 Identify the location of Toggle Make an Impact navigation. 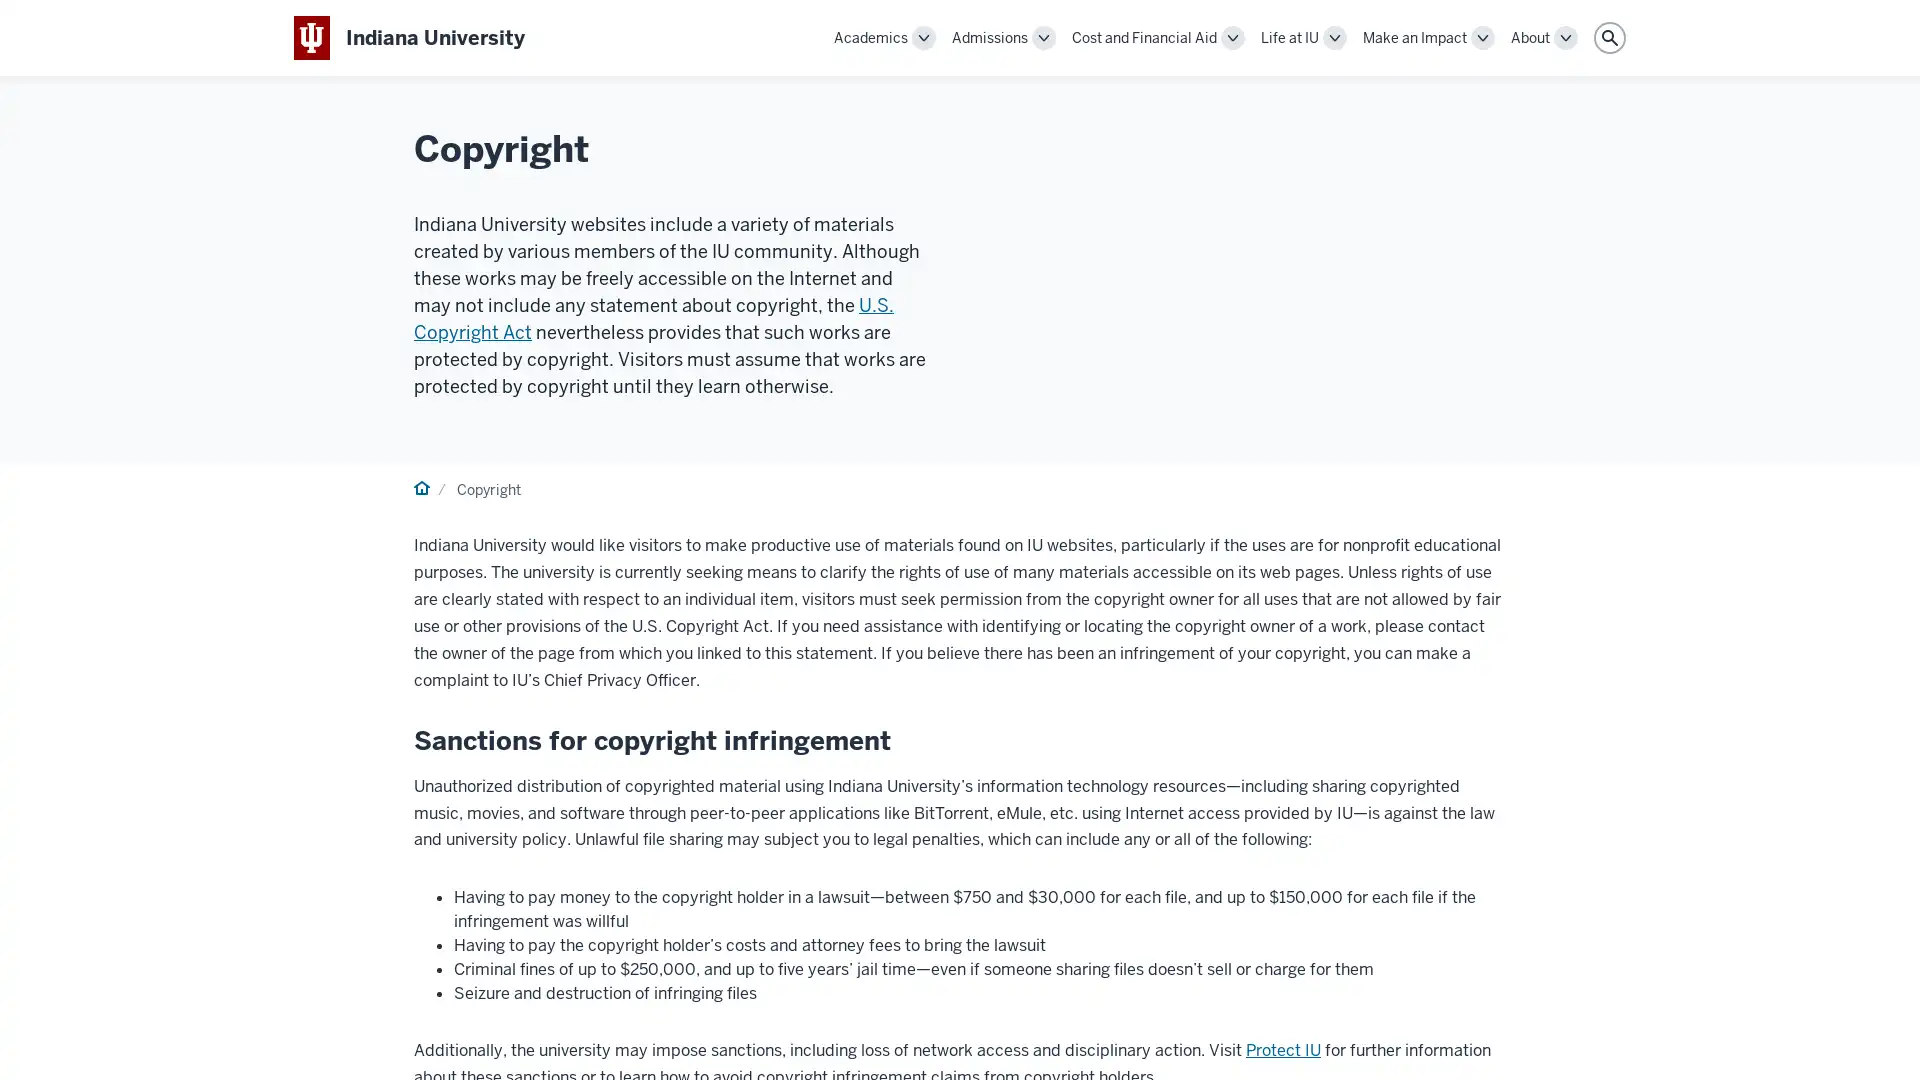
(1483, 38).